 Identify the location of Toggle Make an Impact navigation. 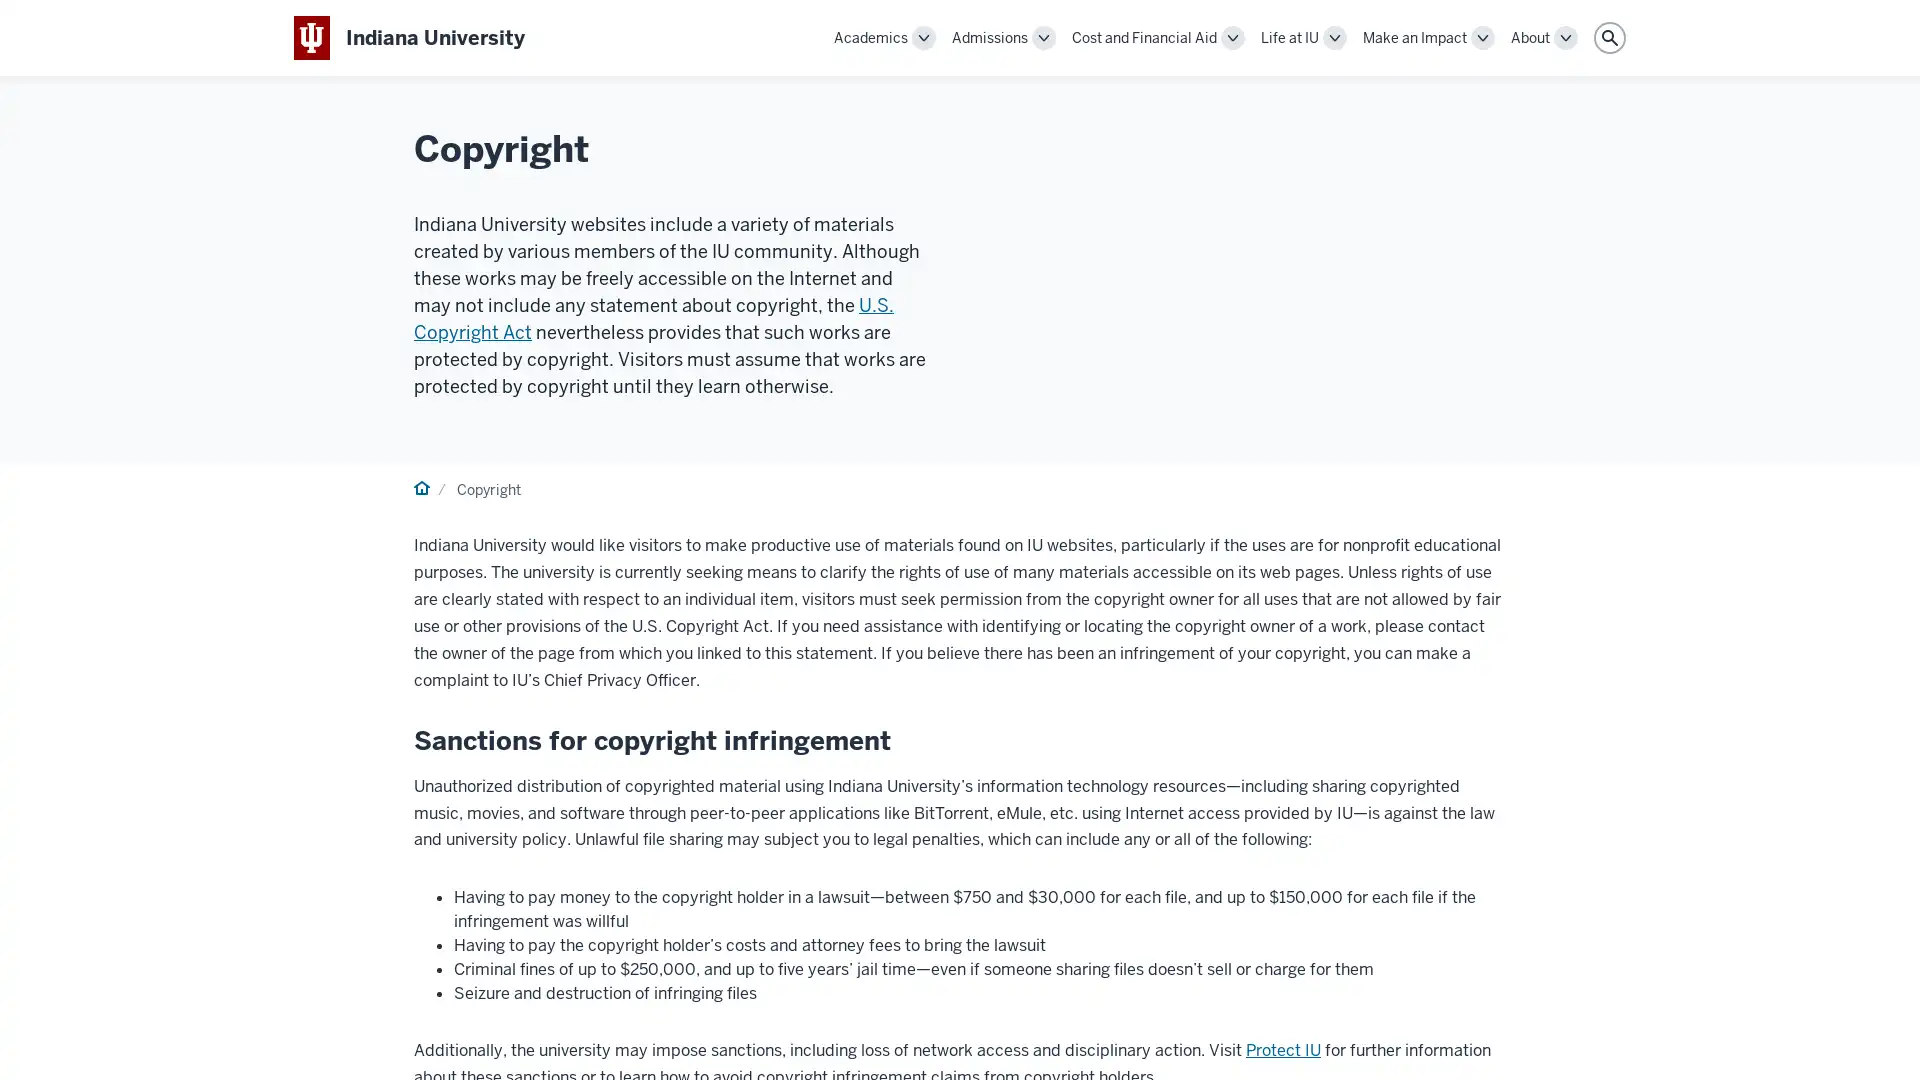
(1483, 38).